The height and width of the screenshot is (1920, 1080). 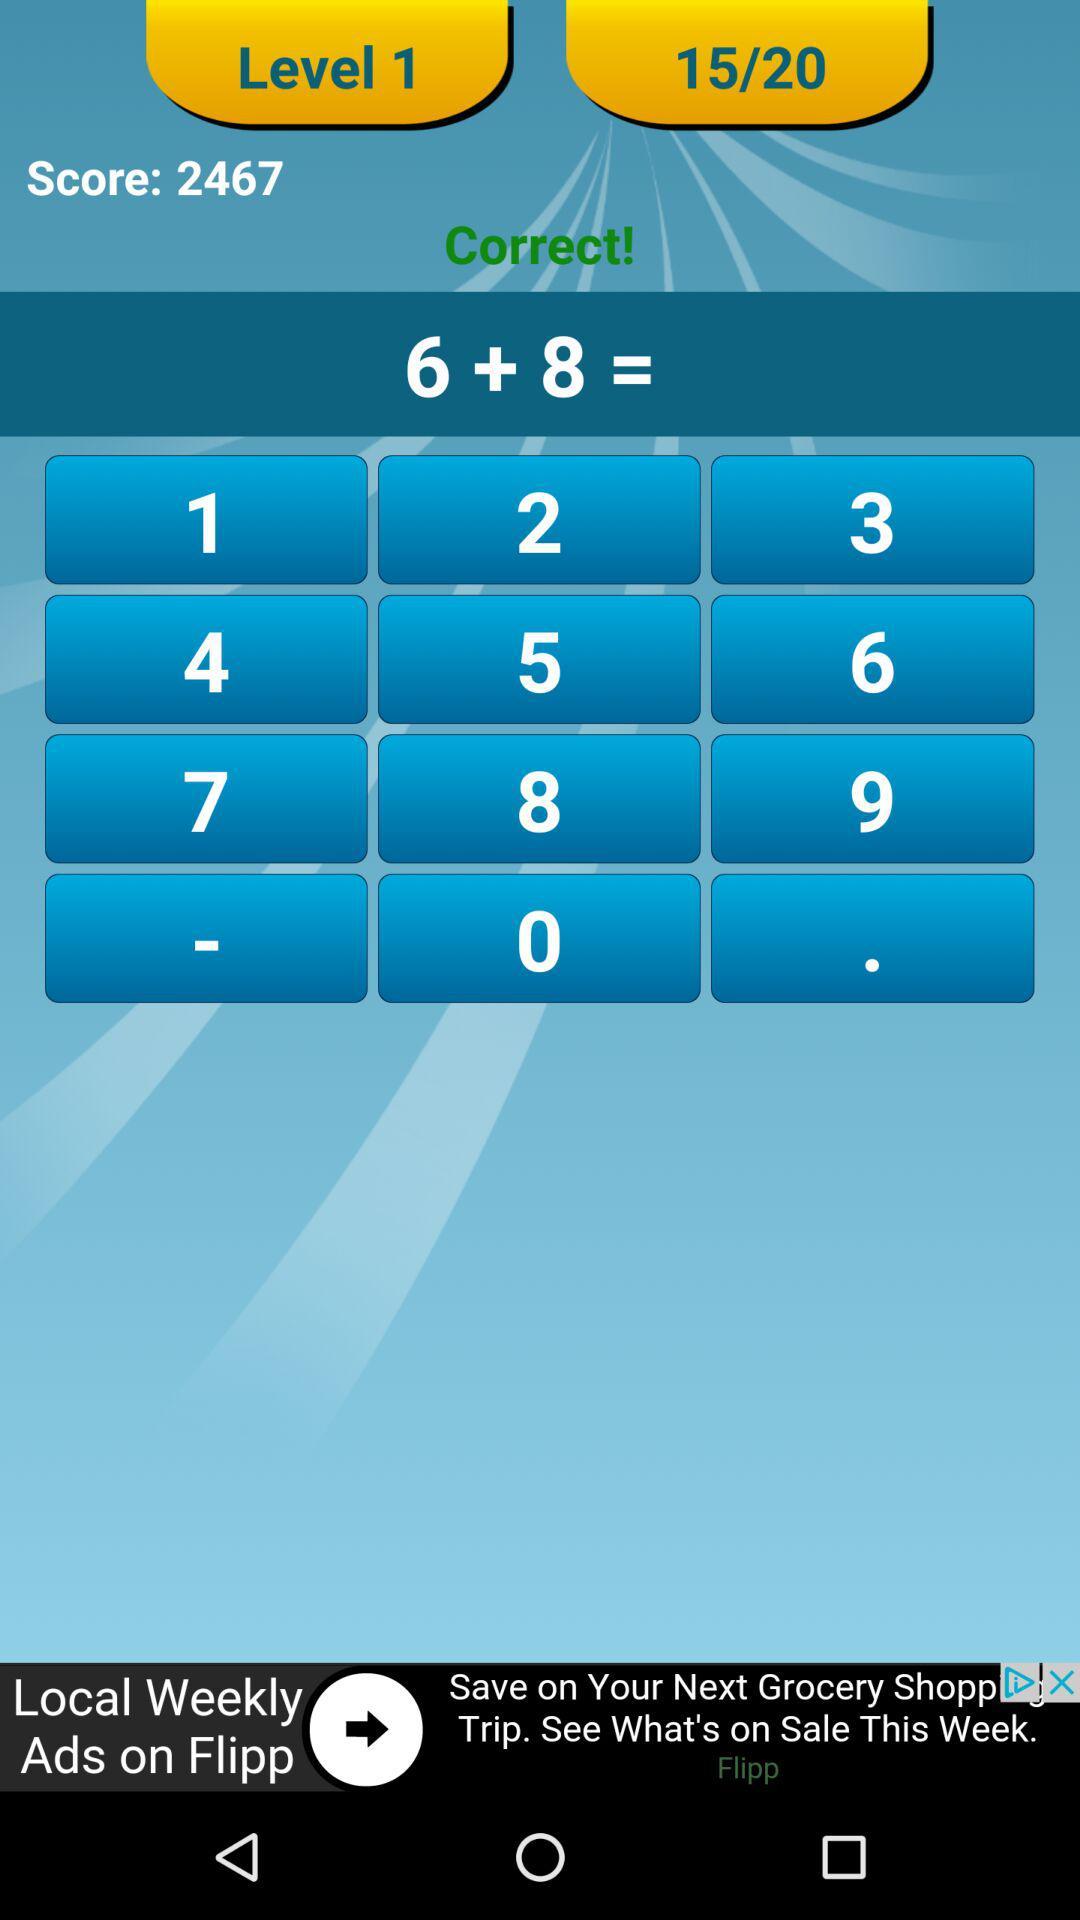 What do you see at coordinates (871, 937) in the screenshot?
I see `last option in last row` at bounding box center [871, 937].